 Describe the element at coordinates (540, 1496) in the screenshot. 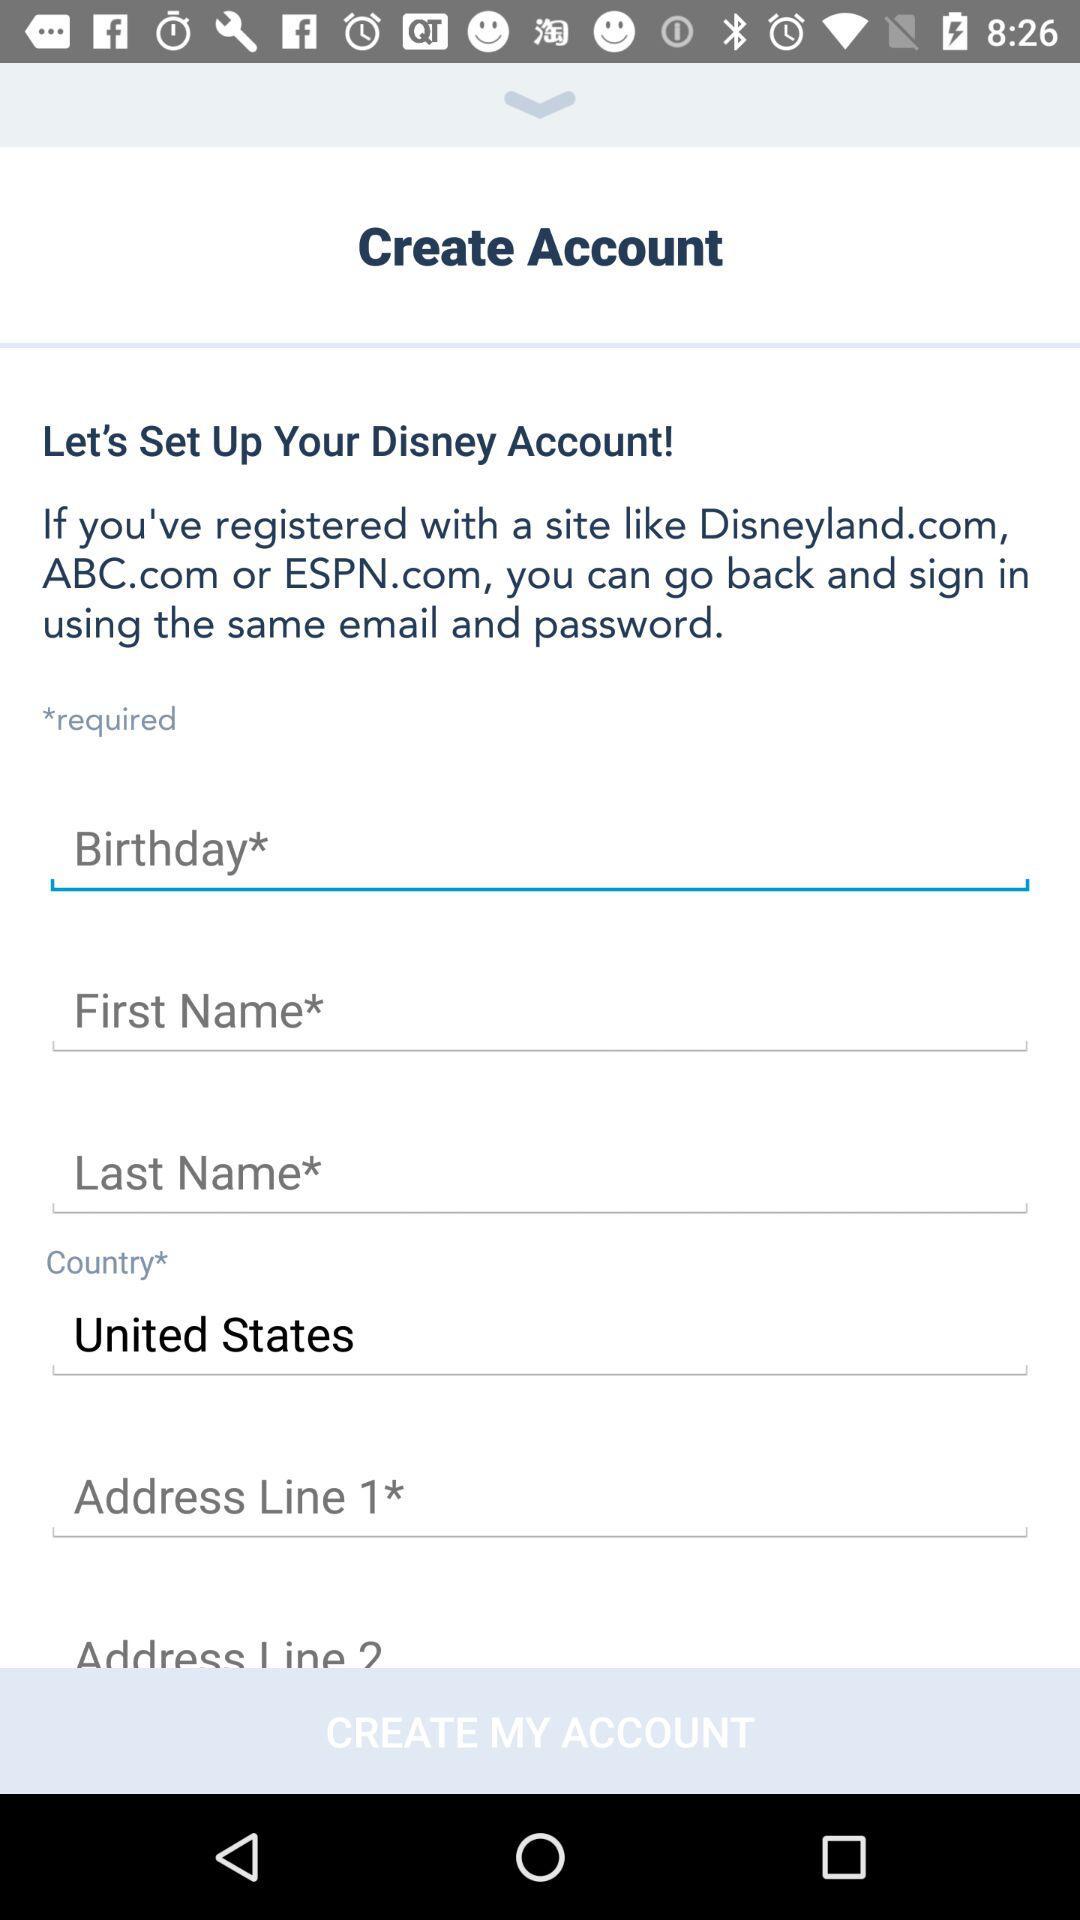

I see `your address` at that location.